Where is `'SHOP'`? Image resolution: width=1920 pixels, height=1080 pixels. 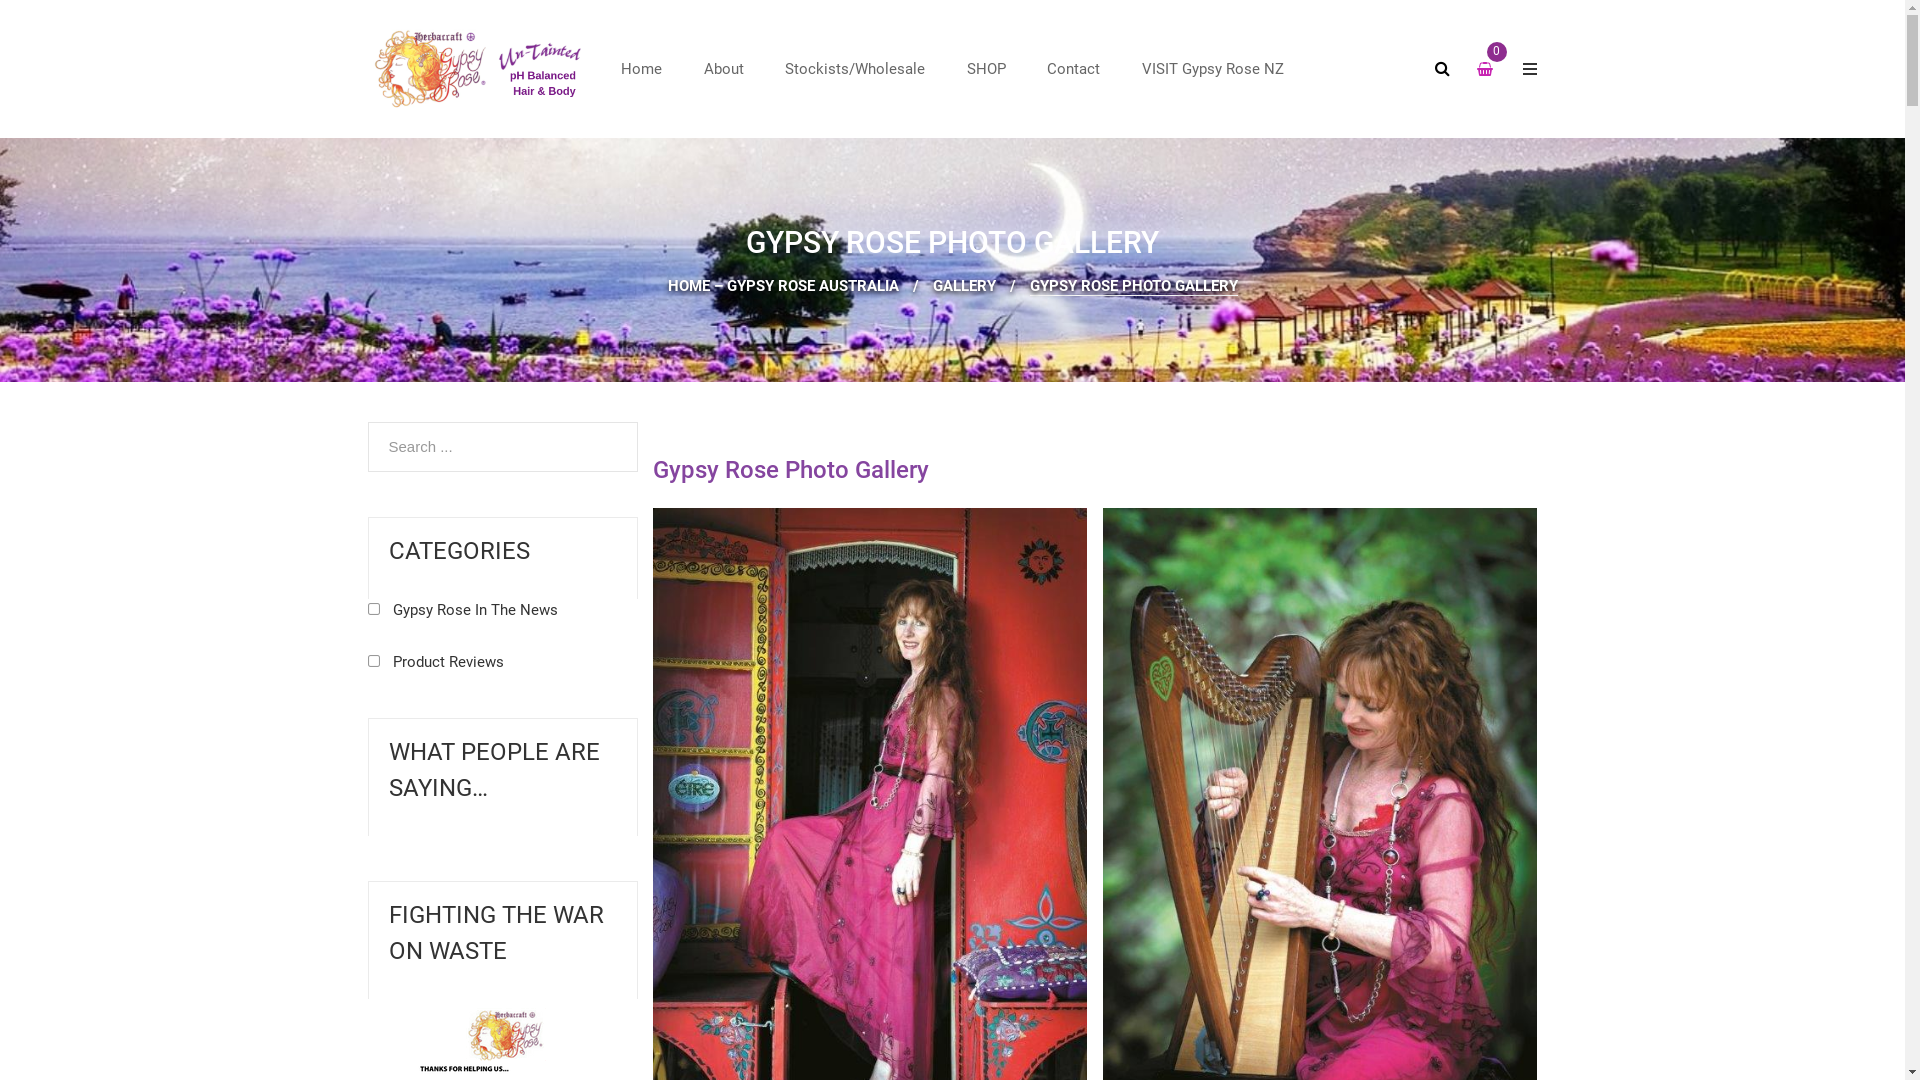 'SHOP' is located at coordinates (986, 68).